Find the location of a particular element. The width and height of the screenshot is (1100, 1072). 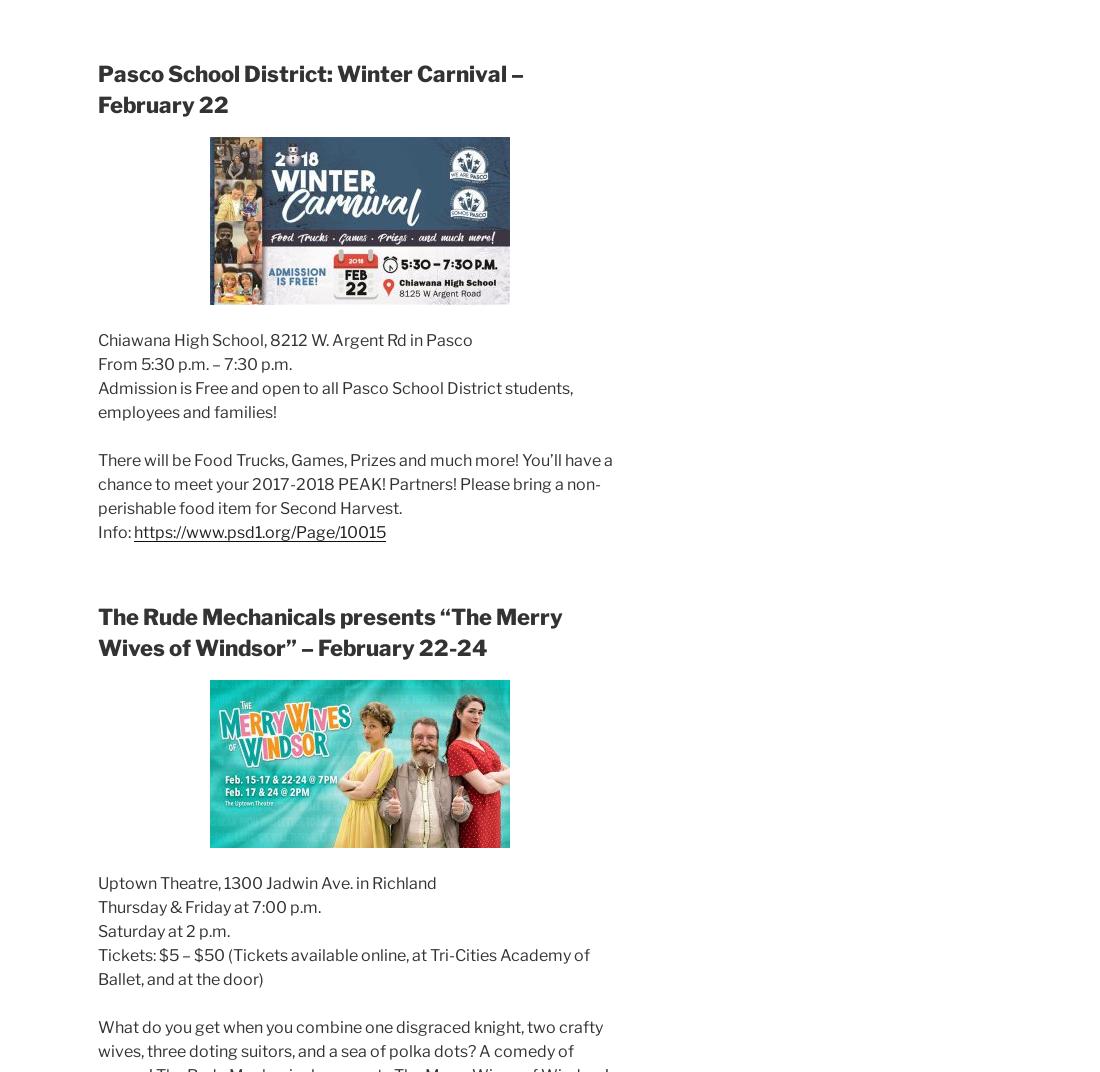

'Pasco School District: Winter Carnival – February 22' is located at coordinates (309, 88).